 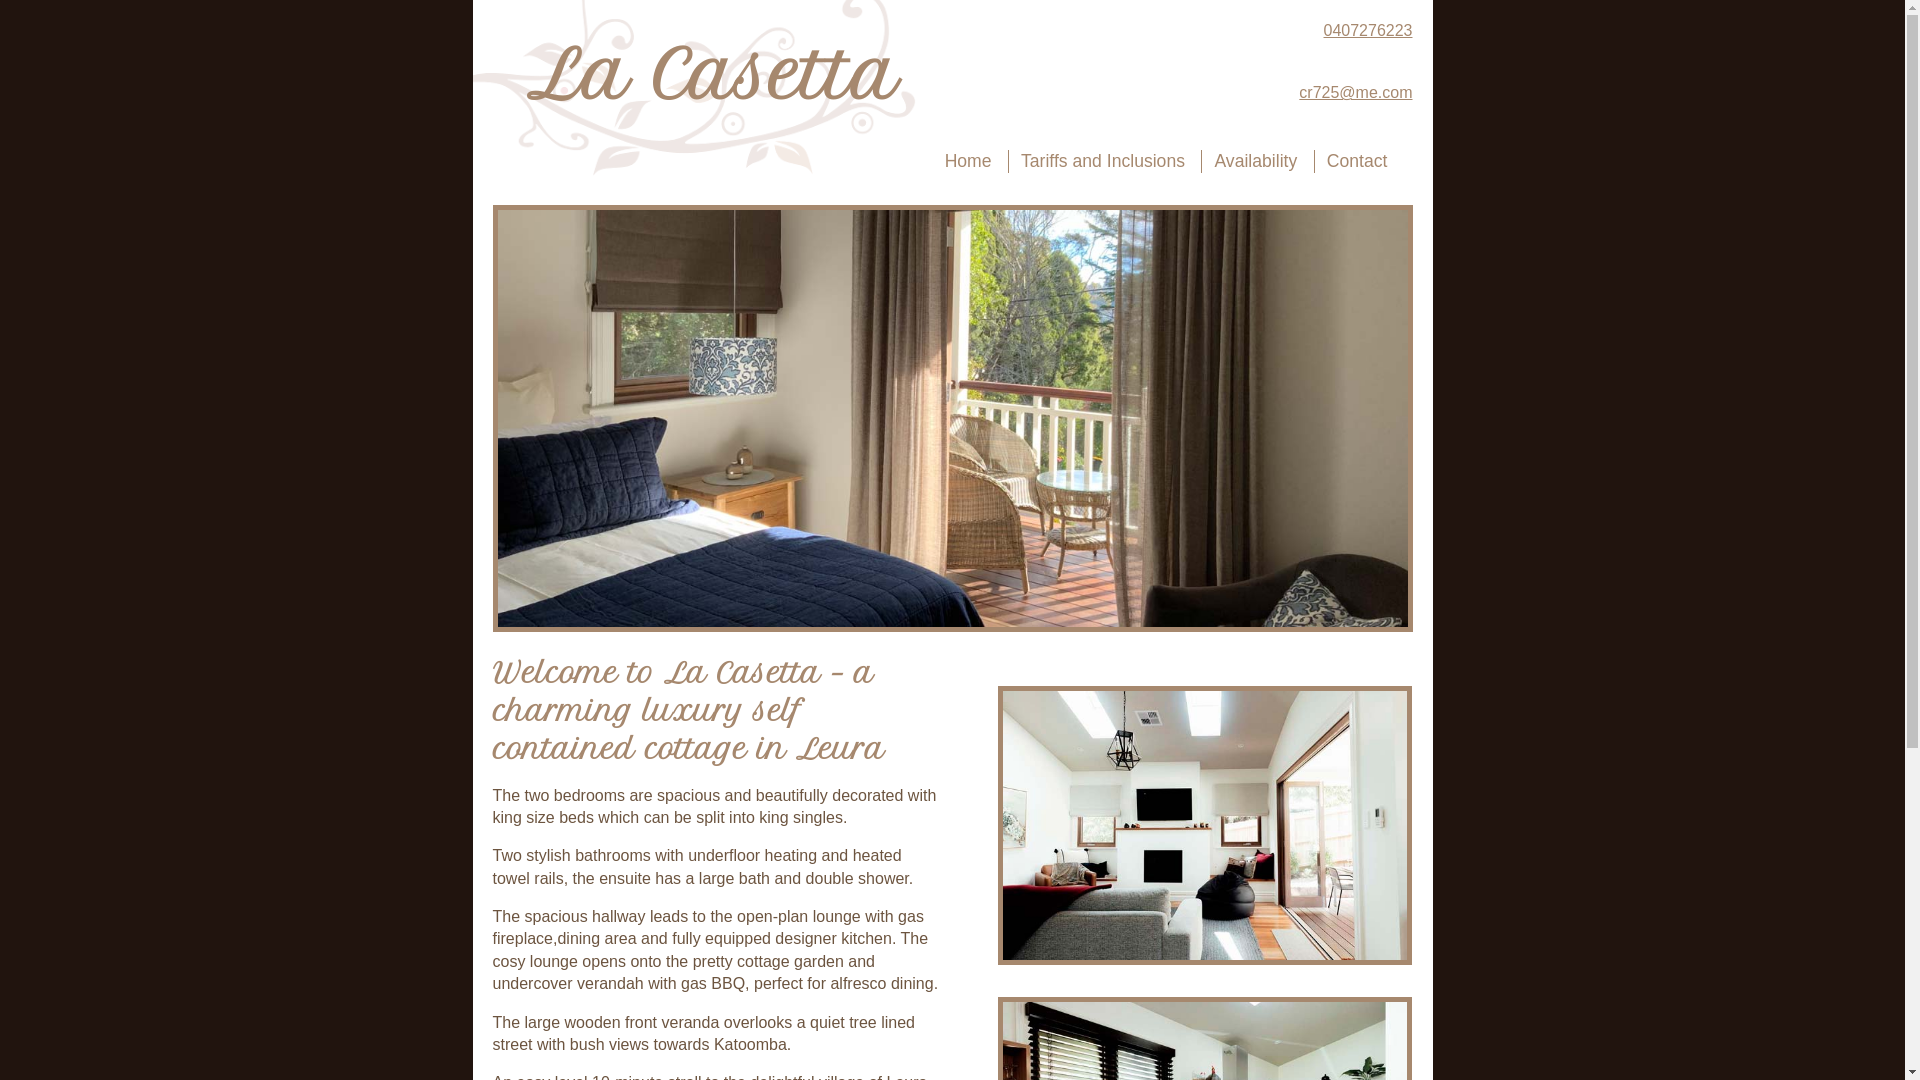 What do you see at coordinates (1277, 92) in the screenshot?
I see `'cr725@me.com'` at bounding box center [1277, 92].